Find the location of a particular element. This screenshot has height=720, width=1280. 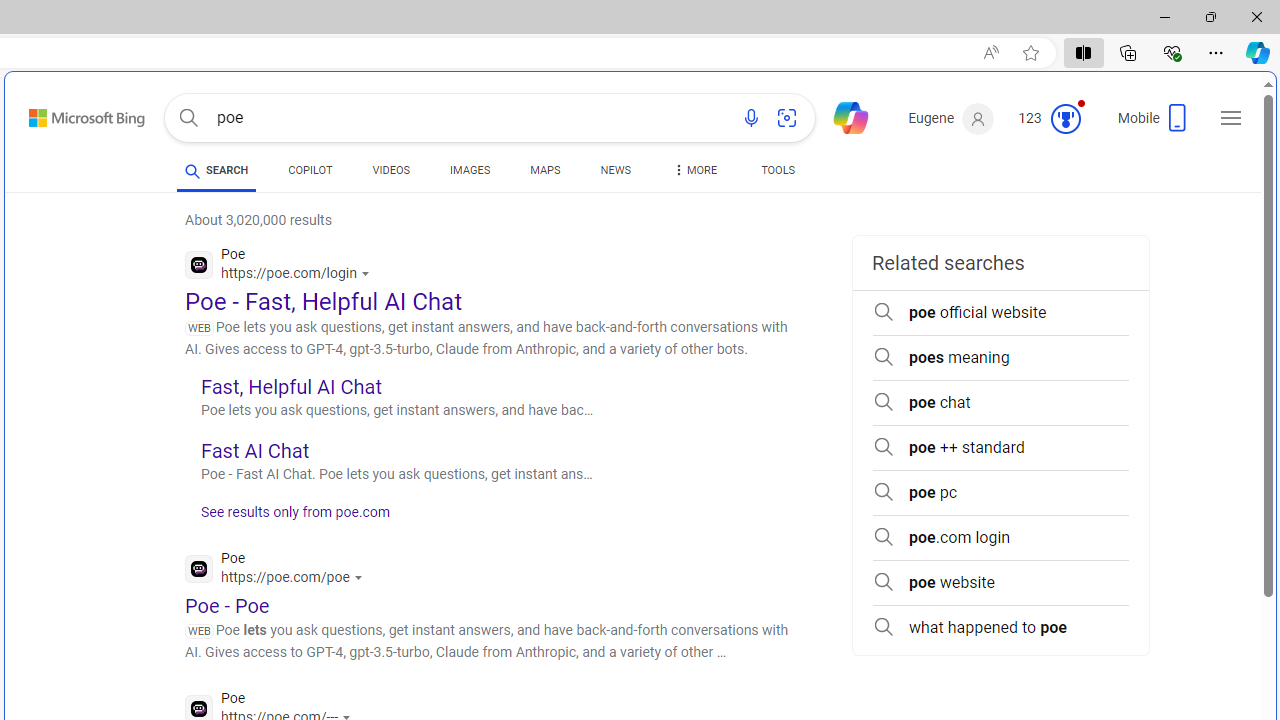

'Dropdown Menu' is located at coordinates (693, 170).